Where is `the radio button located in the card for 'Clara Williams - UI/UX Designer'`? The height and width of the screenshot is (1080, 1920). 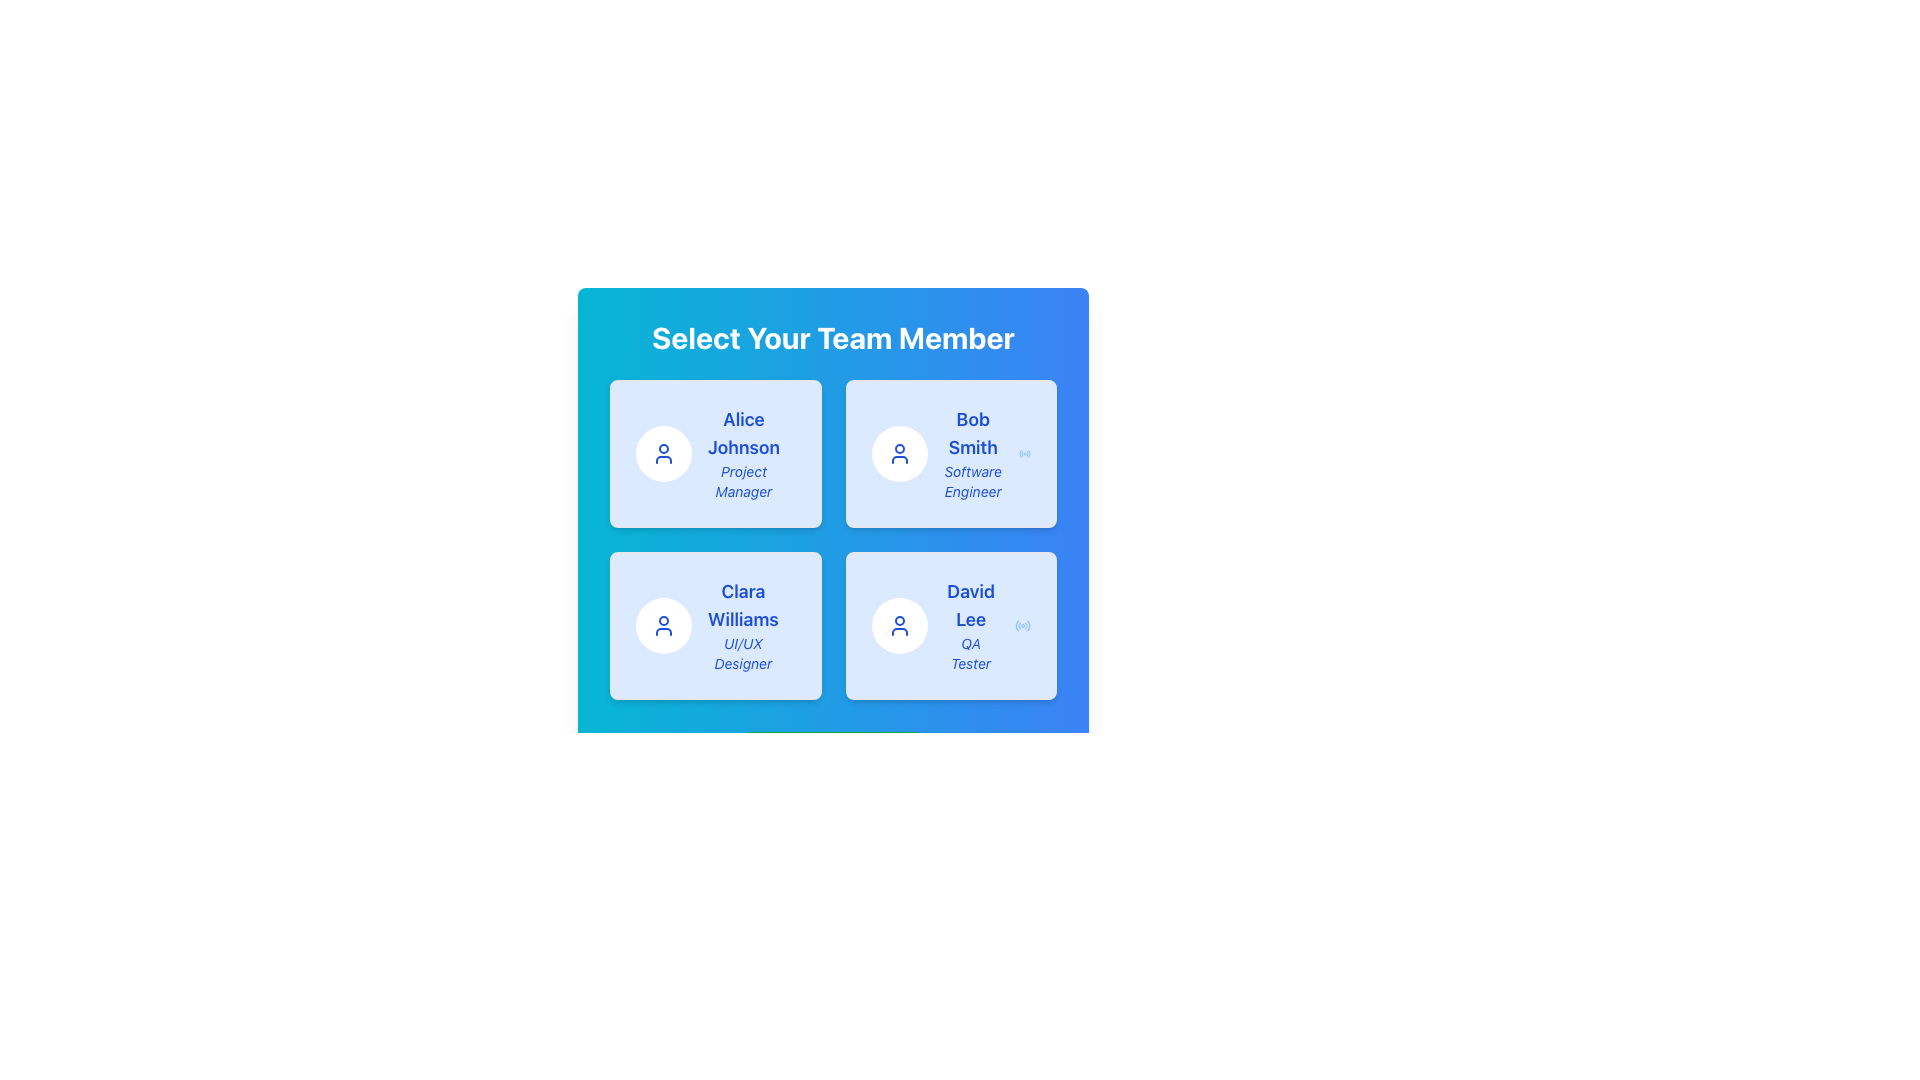
the radio button located in the card for 'Clara Williams - UI/UX Designer' is located at coordinates (794, 624).